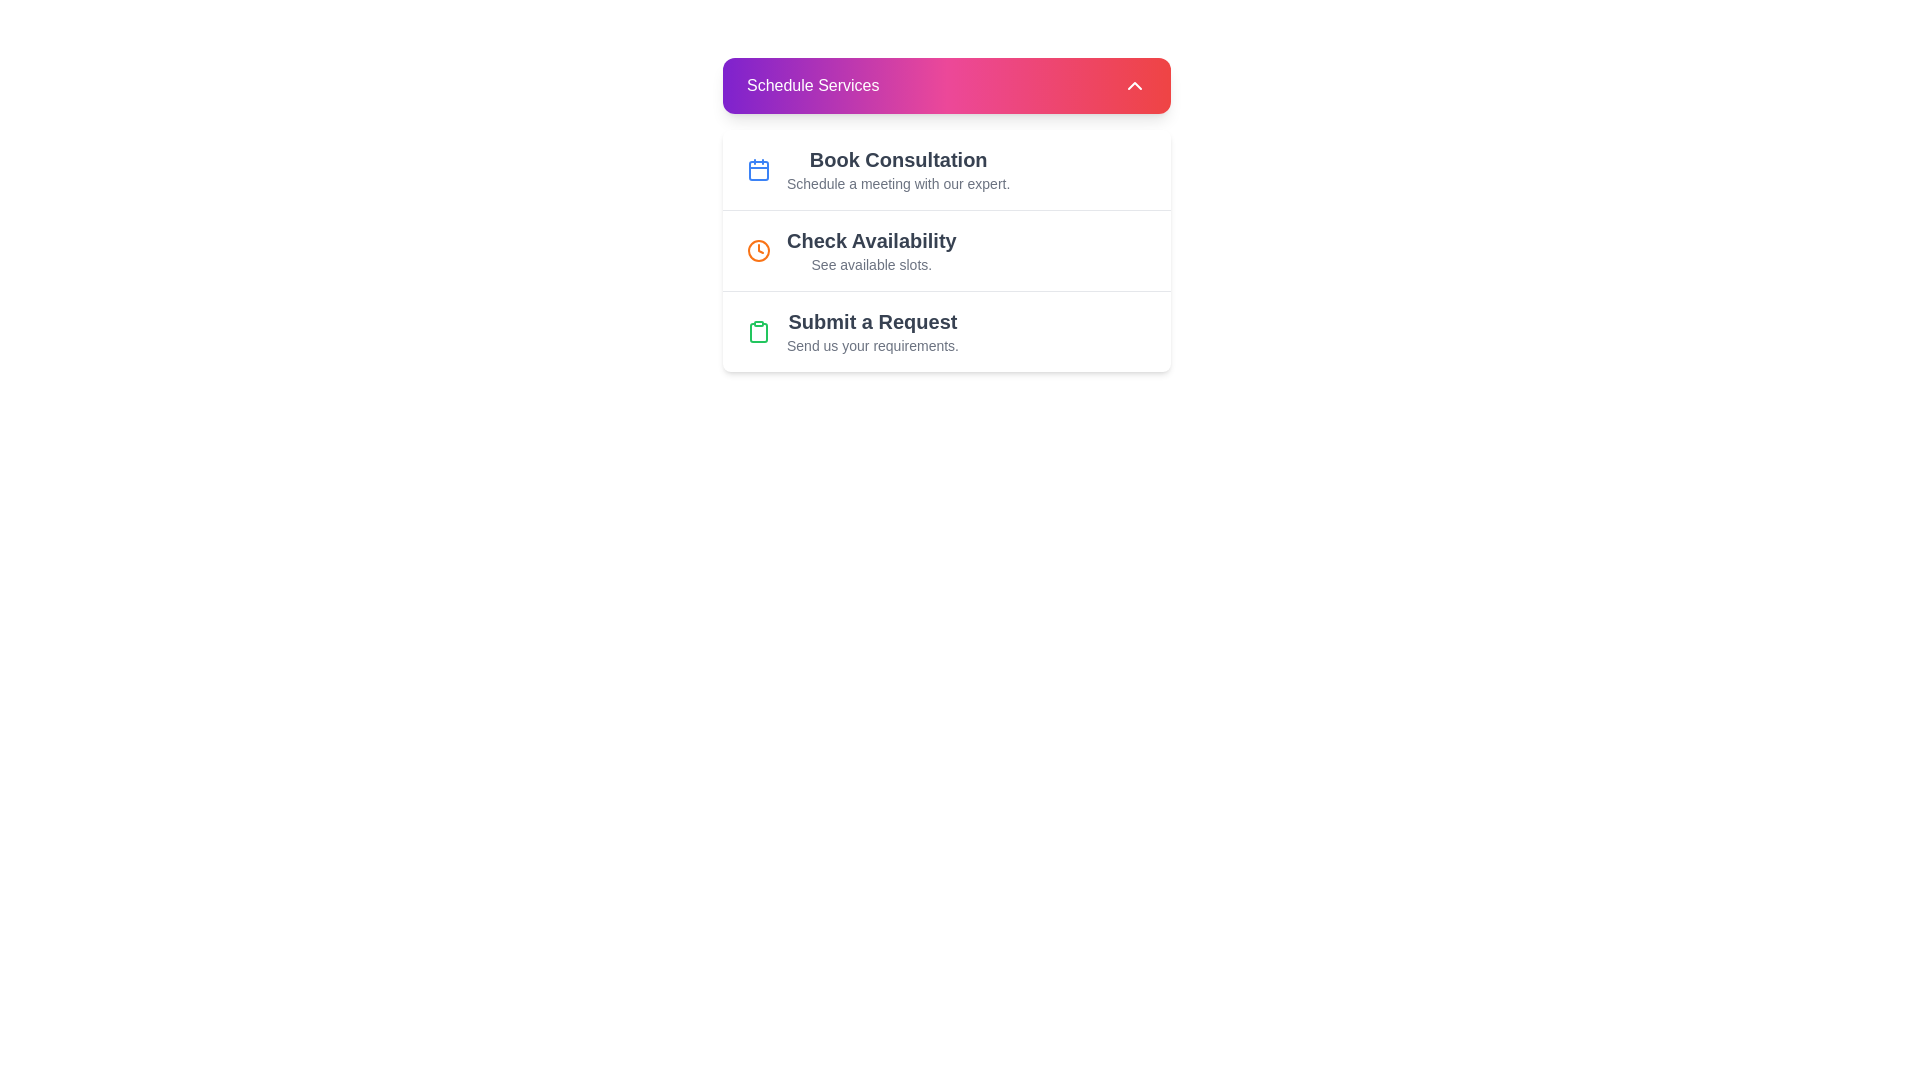  Describe the element at coordinates (945, 249) in the screenshot. I see `the second List item with icon and text under the 'Schedule Services' header` at that location.